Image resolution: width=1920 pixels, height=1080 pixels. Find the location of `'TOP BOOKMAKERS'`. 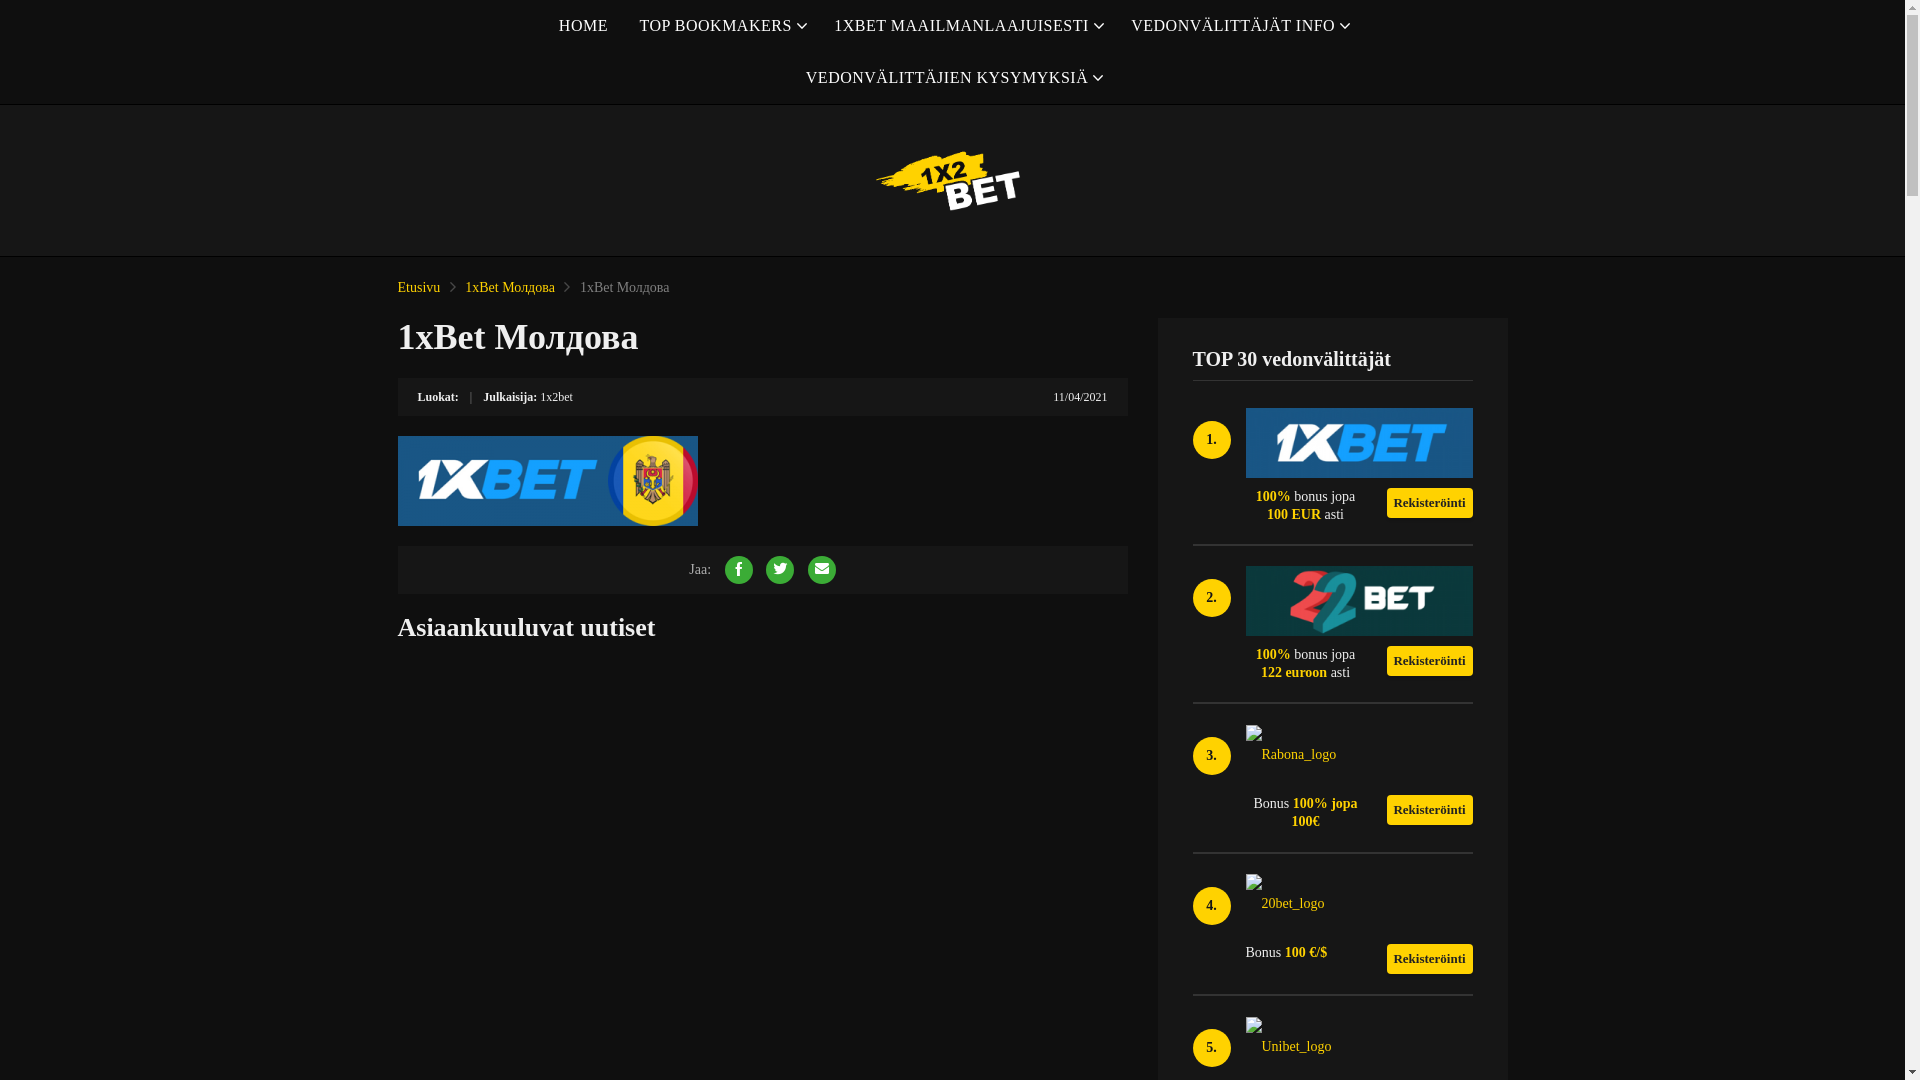

'TOP BOOKMAKERS' is located at coordinates (720, 26).